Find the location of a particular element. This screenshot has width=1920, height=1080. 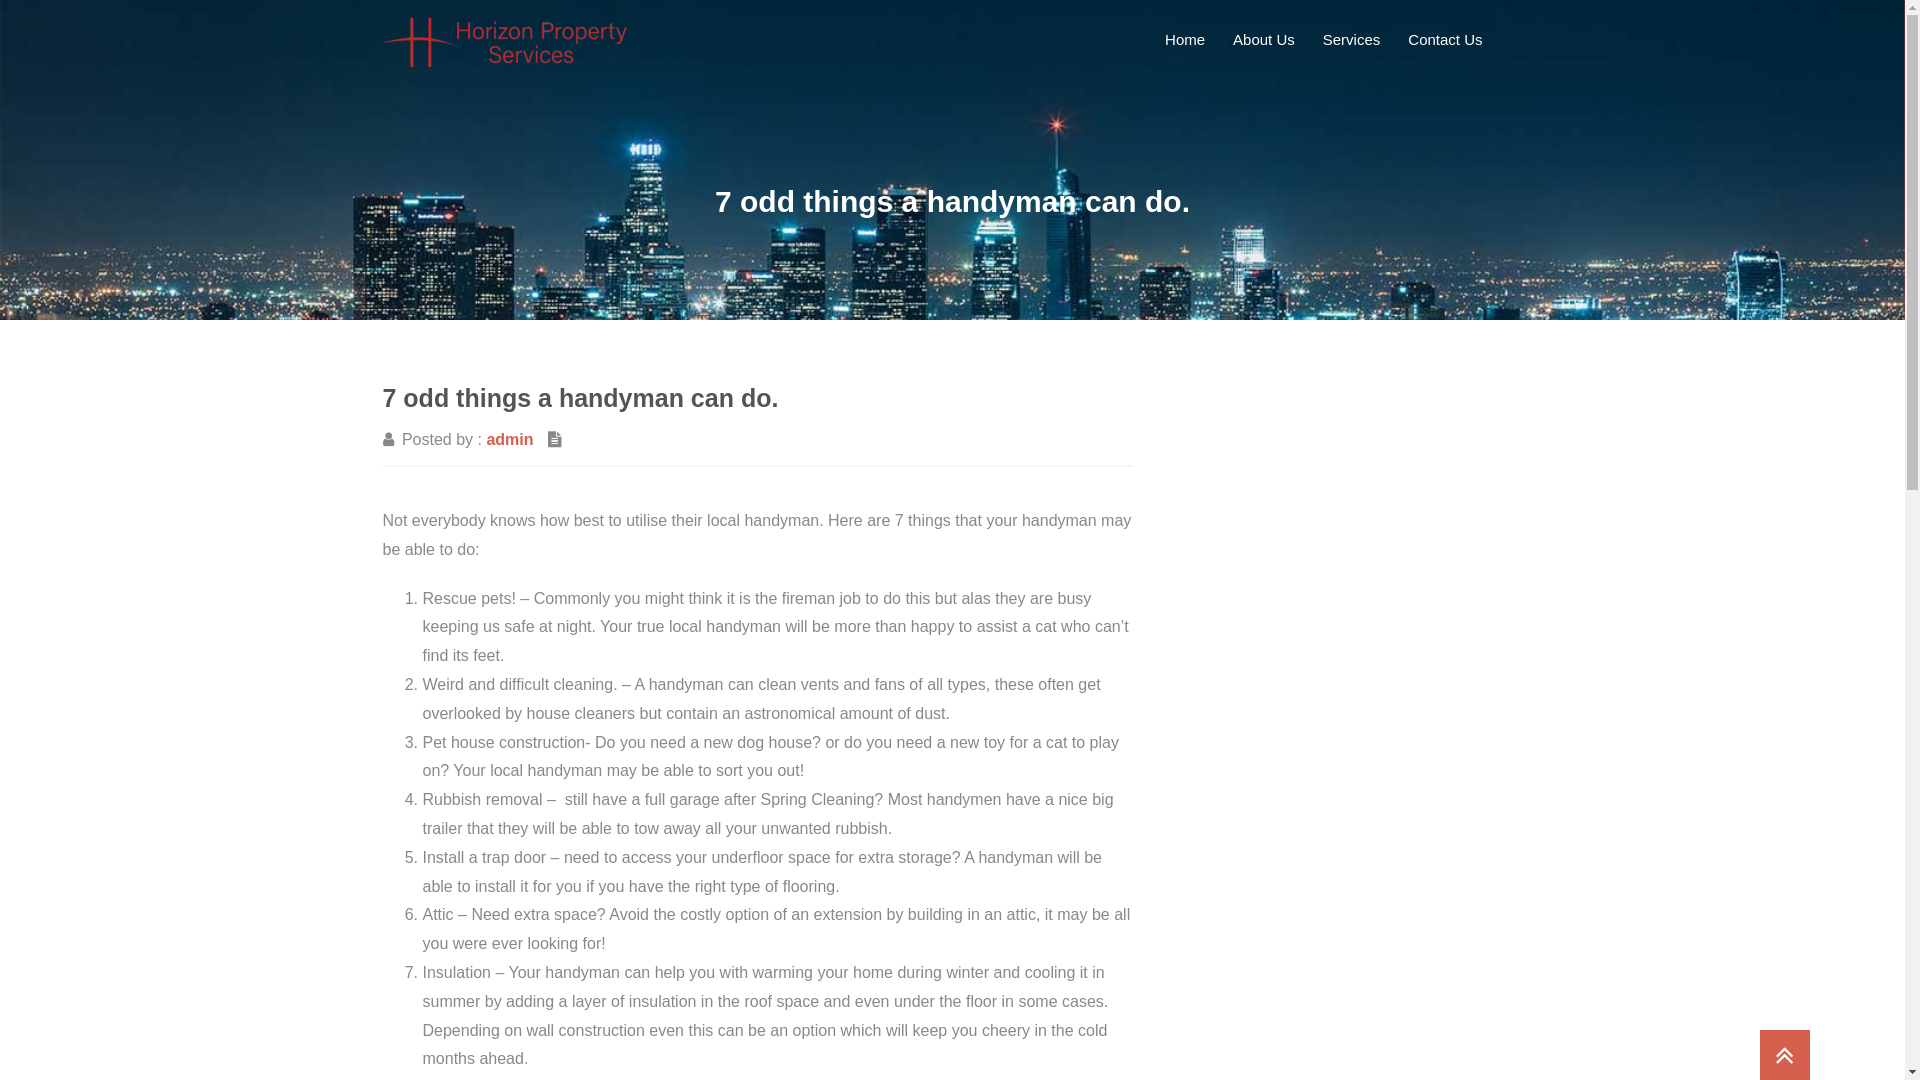

'About Us' is located at coordinates (1262, 39).